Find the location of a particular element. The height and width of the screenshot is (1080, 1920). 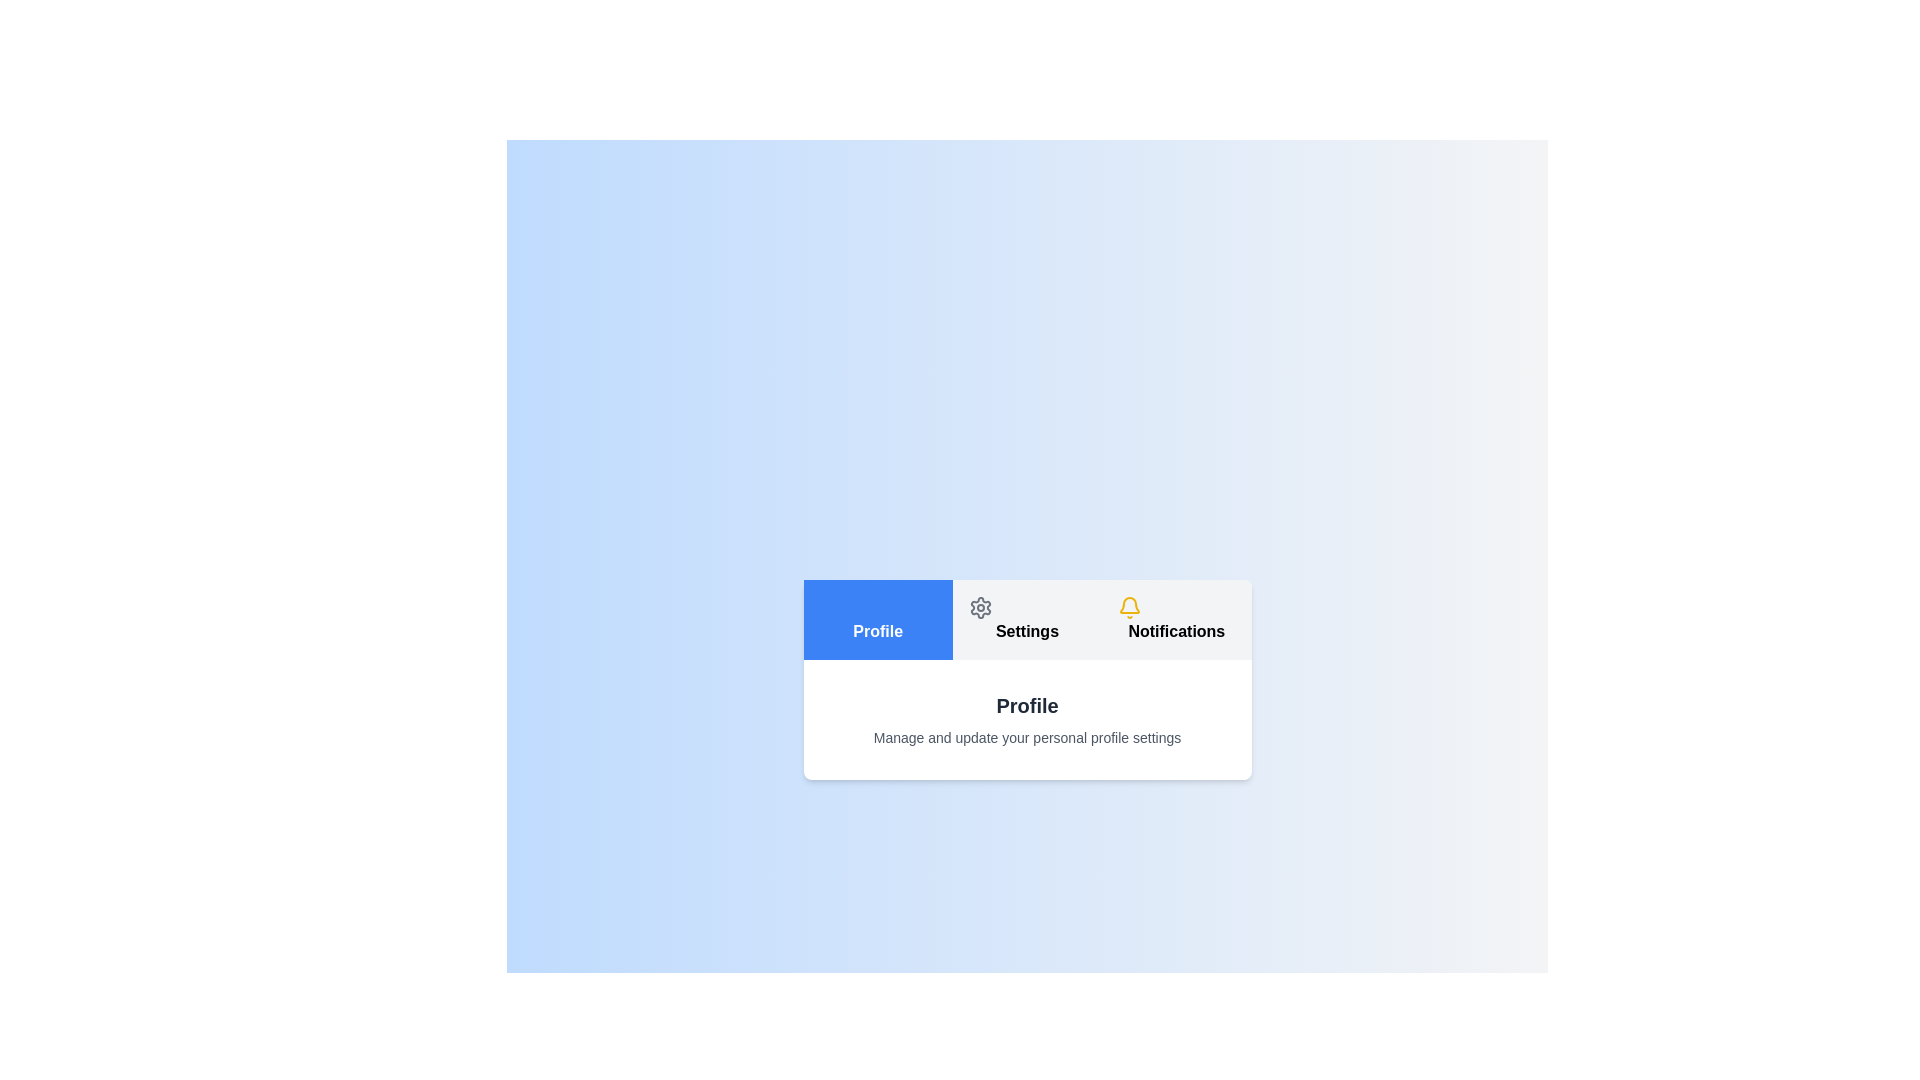

the Settings tab to highlight it is located at coordinates (1027, 619).